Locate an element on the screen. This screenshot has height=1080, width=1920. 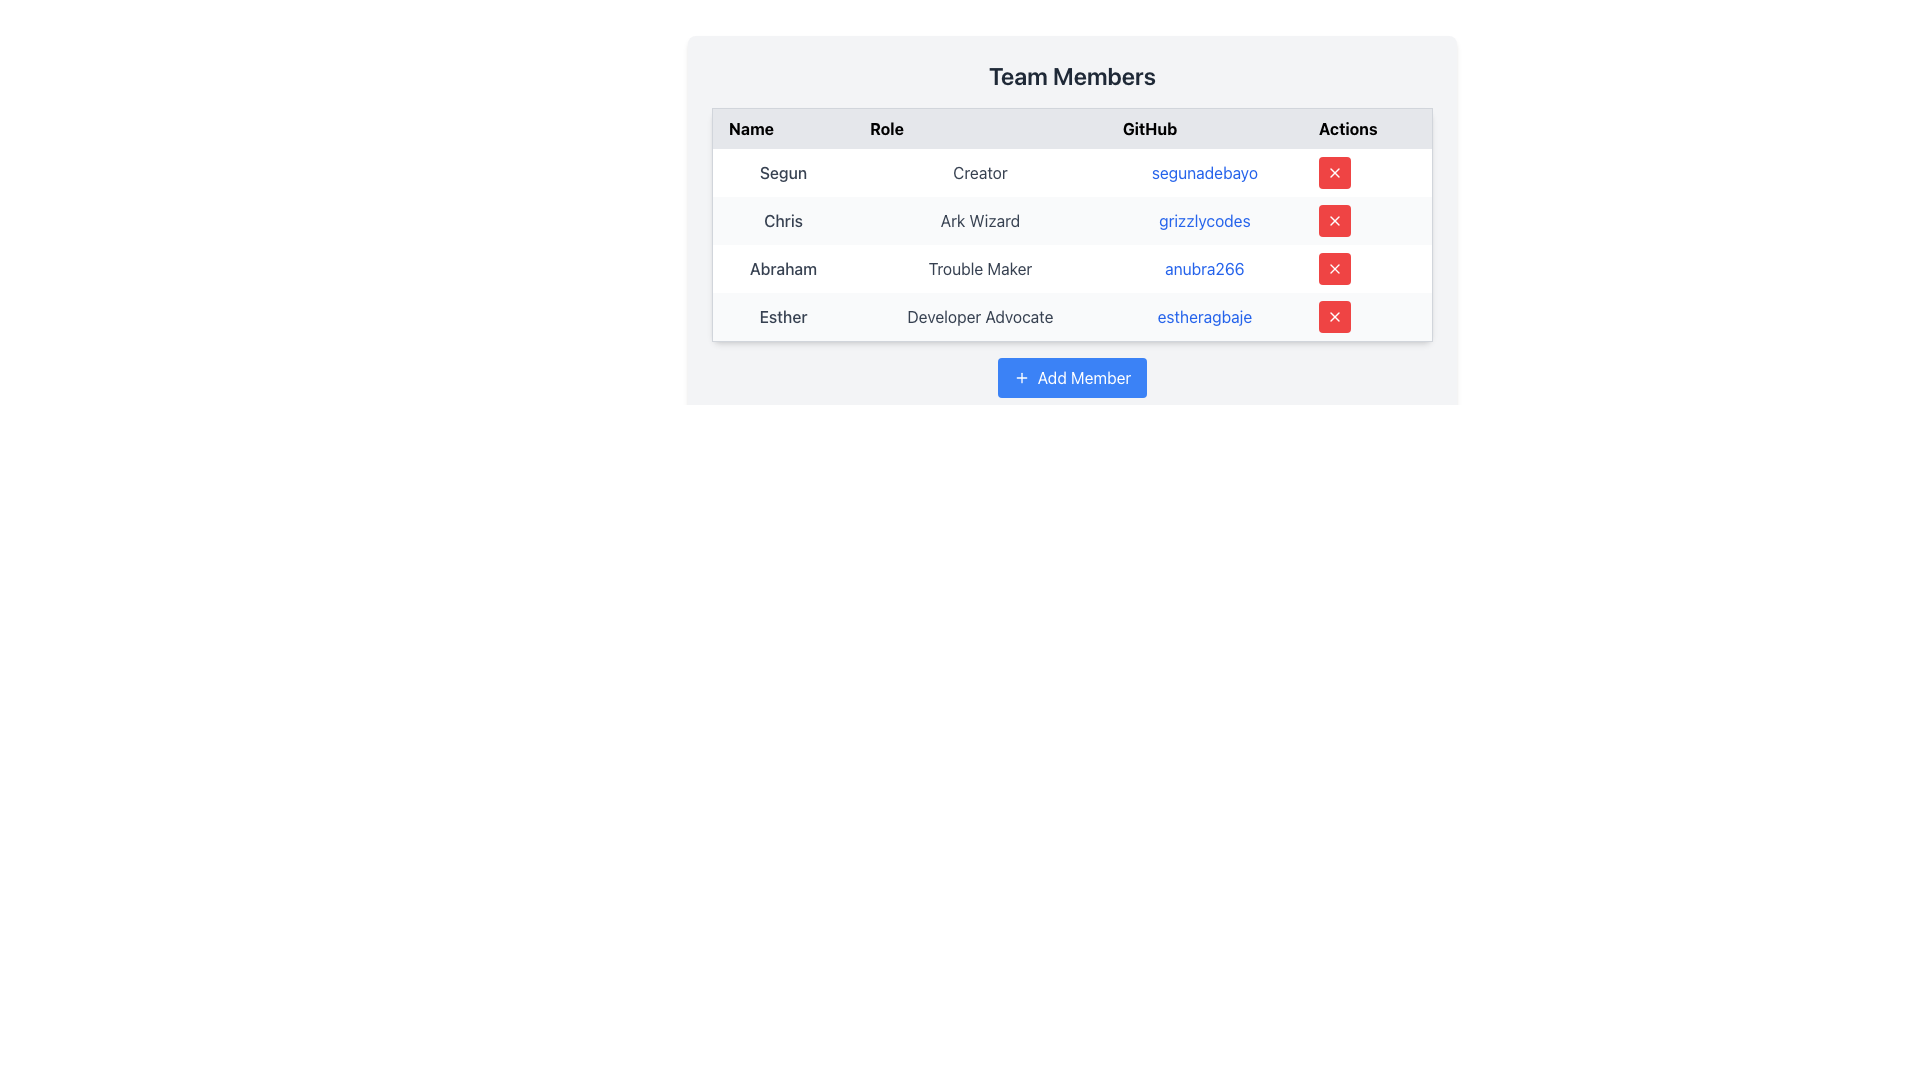
the static Text label indicating the role of 'Abraham' in the 'Role' column of the 'Team Members' table is located at coordinates (980, 268).